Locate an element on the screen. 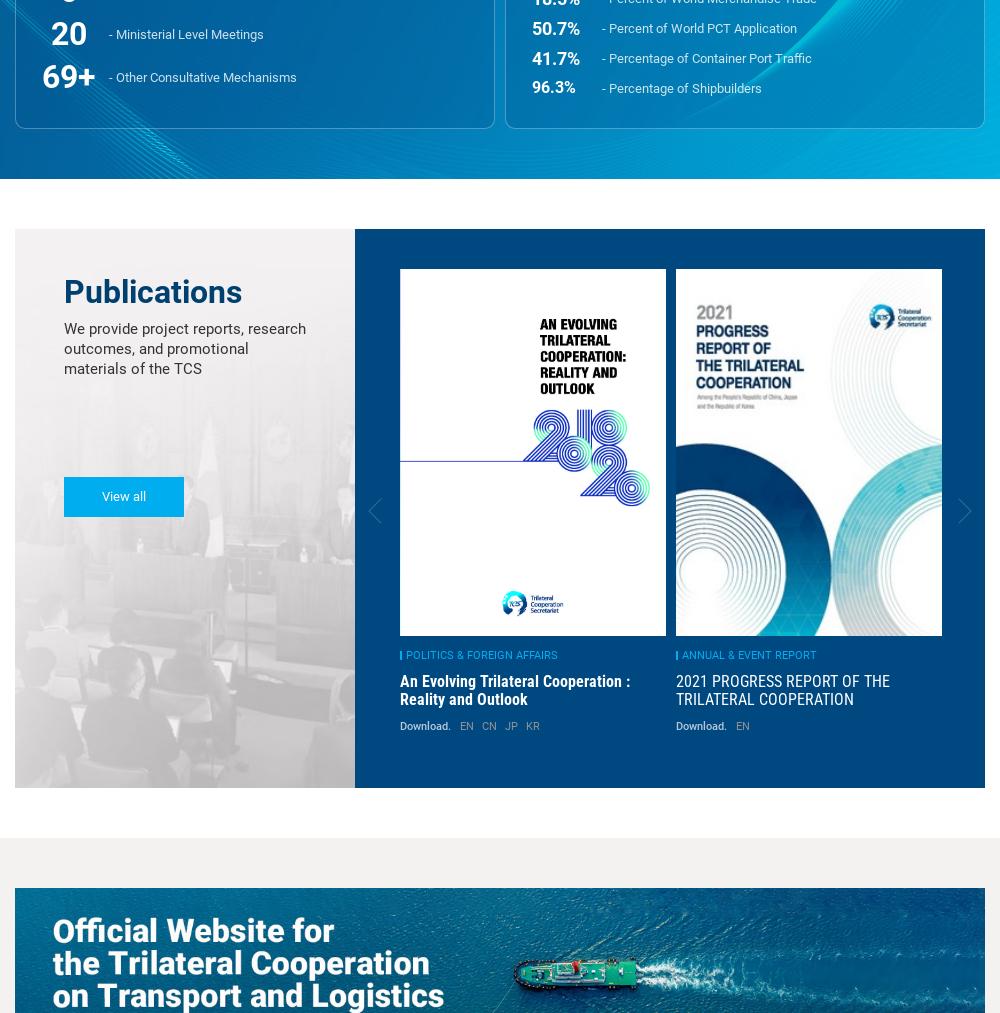 This screenshot has height=1013, width=1000. '21' is located at coordinates (67, 33).